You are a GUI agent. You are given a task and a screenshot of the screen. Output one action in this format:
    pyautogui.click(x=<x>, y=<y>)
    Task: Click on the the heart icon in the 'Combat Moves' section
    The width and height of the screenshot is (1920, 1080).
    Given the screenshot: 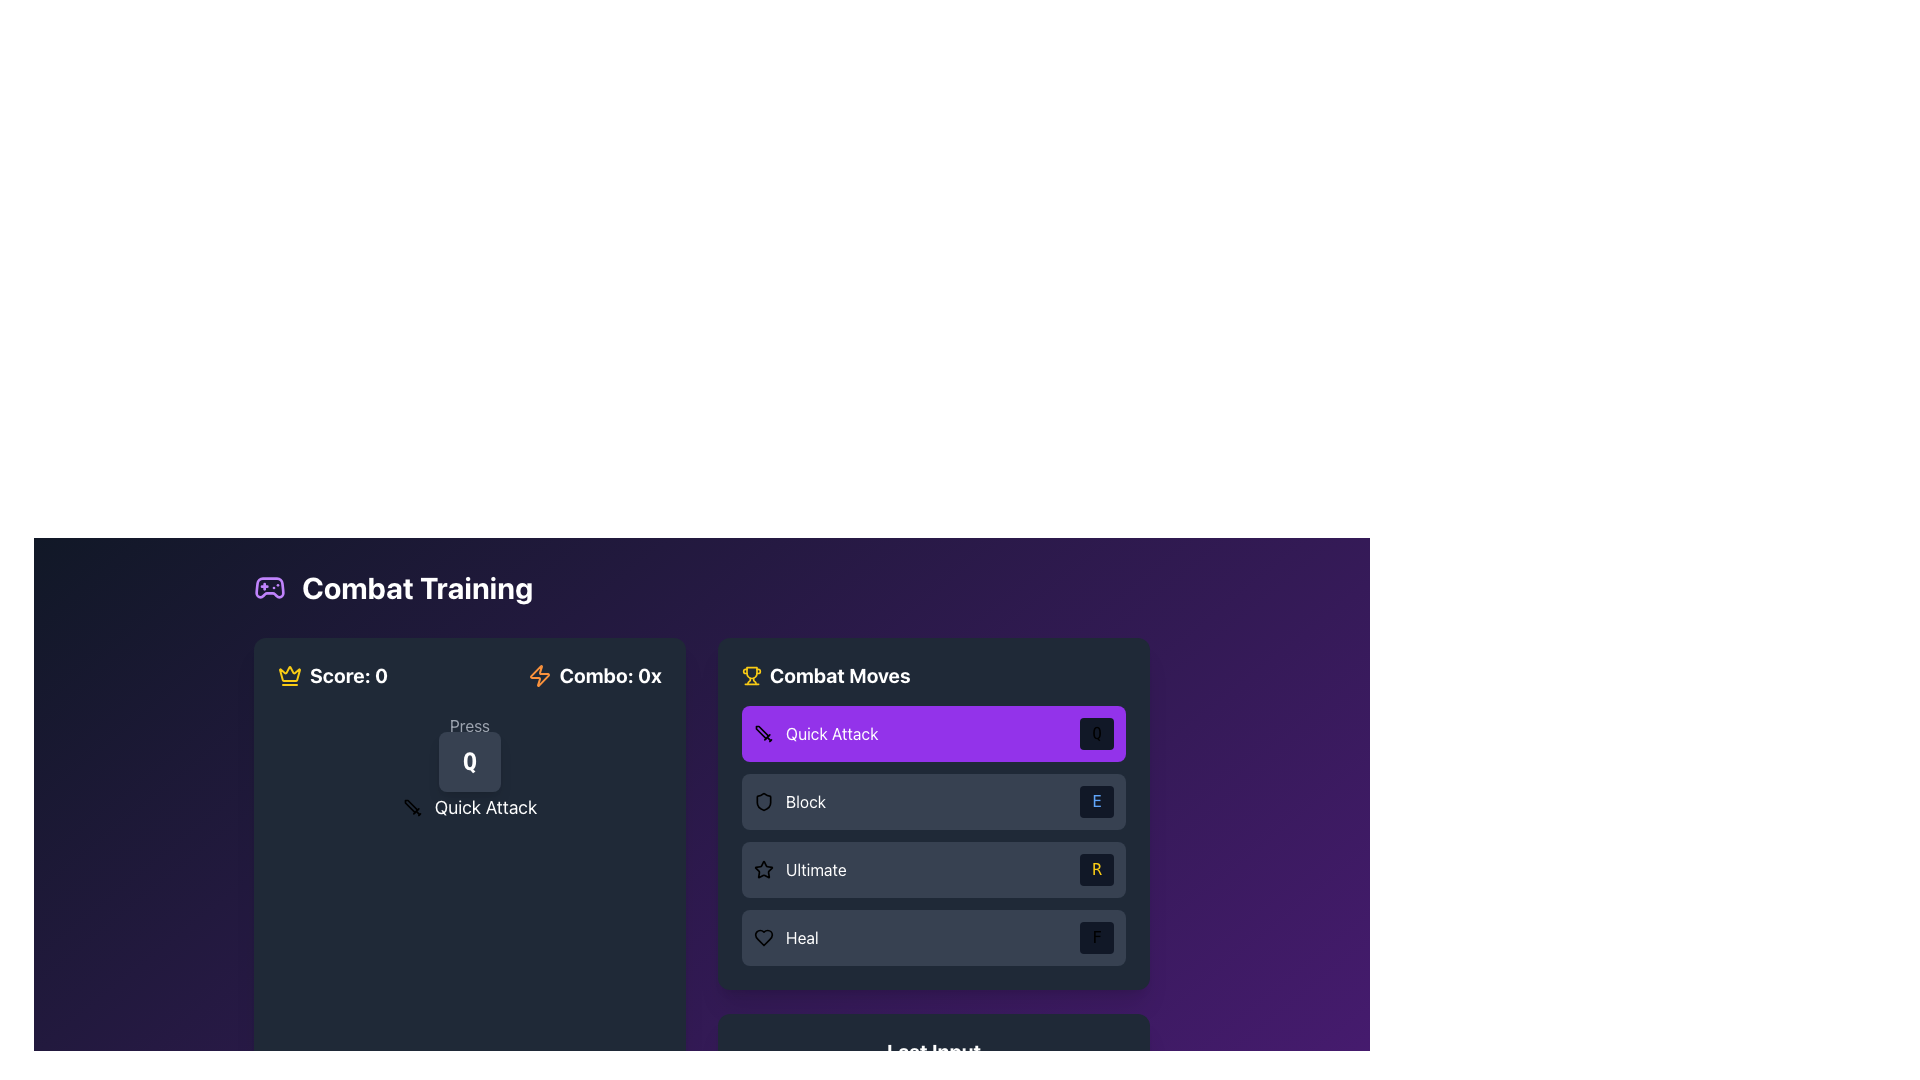 What is the action you would take?
    pyautogui.click(x=762, y=937)
    